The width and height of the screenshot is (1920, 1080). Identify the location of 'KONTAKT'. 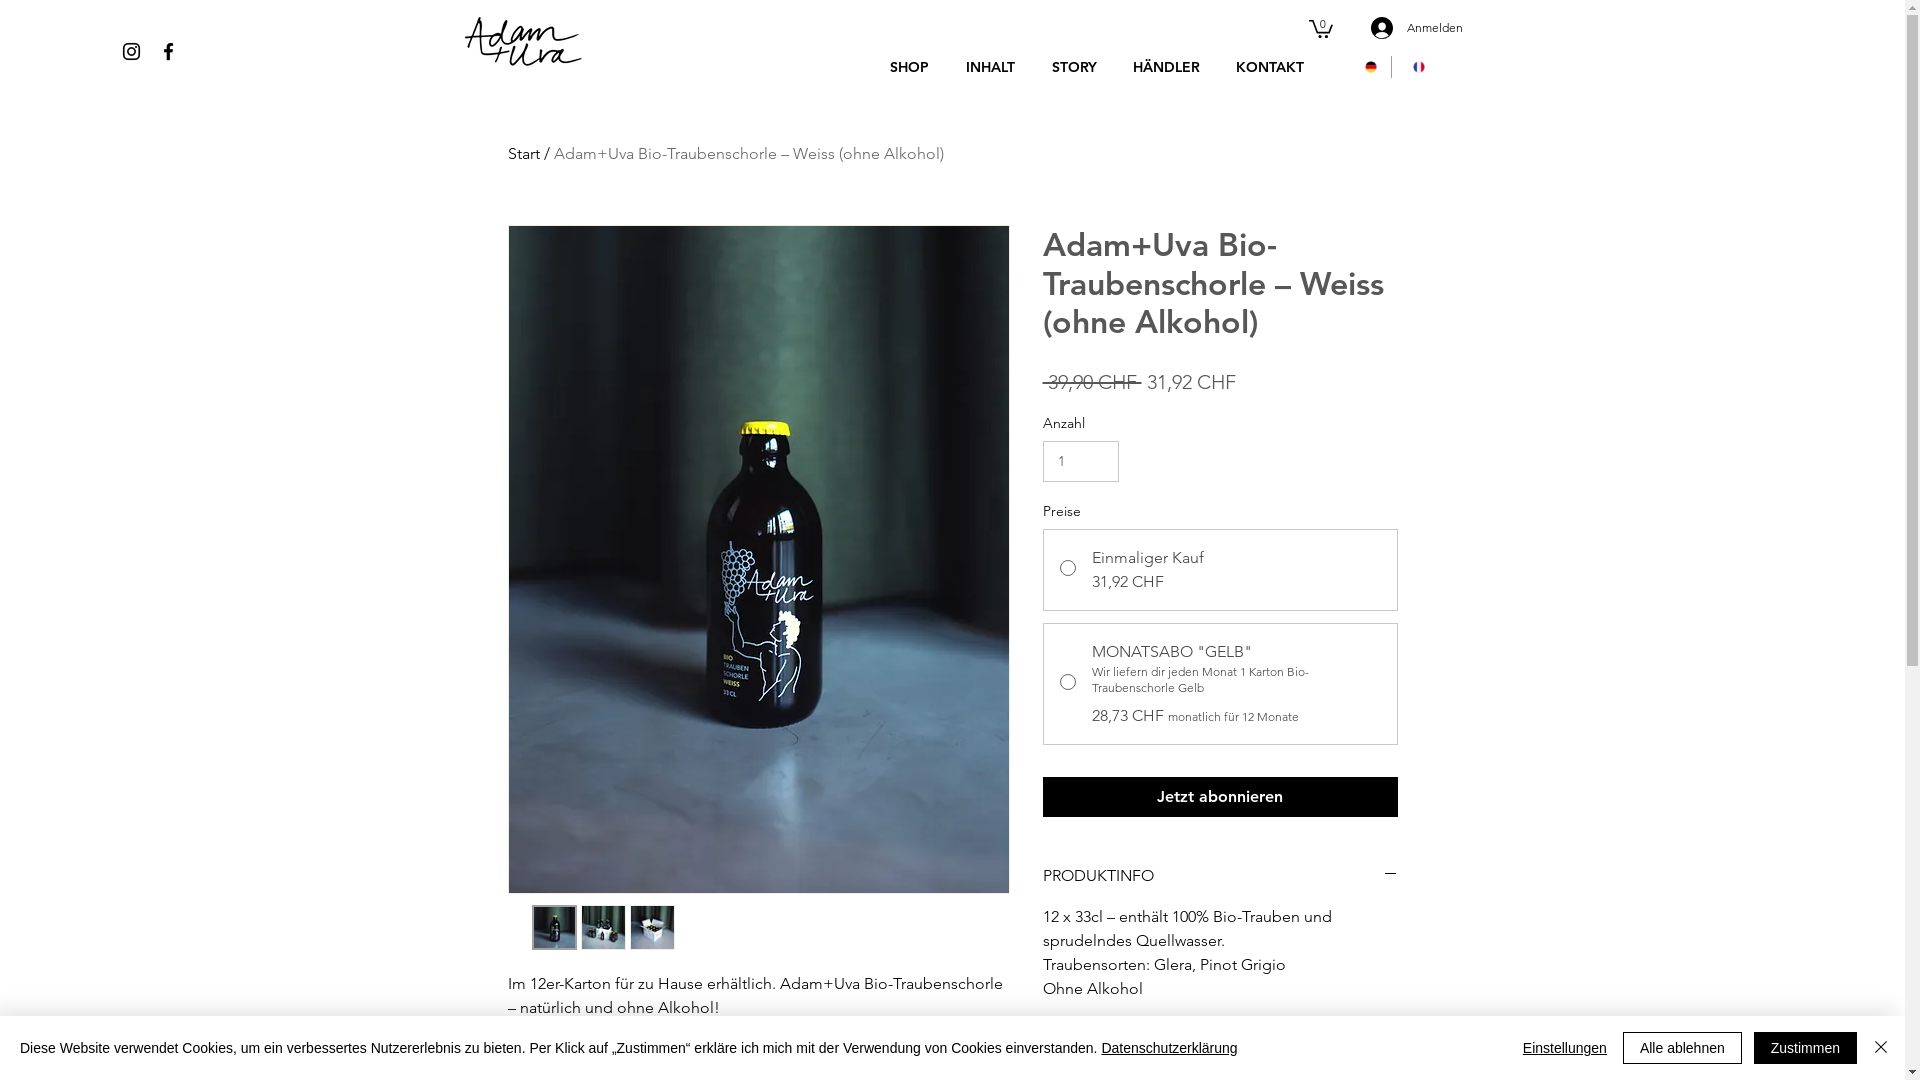
(1265, 65).